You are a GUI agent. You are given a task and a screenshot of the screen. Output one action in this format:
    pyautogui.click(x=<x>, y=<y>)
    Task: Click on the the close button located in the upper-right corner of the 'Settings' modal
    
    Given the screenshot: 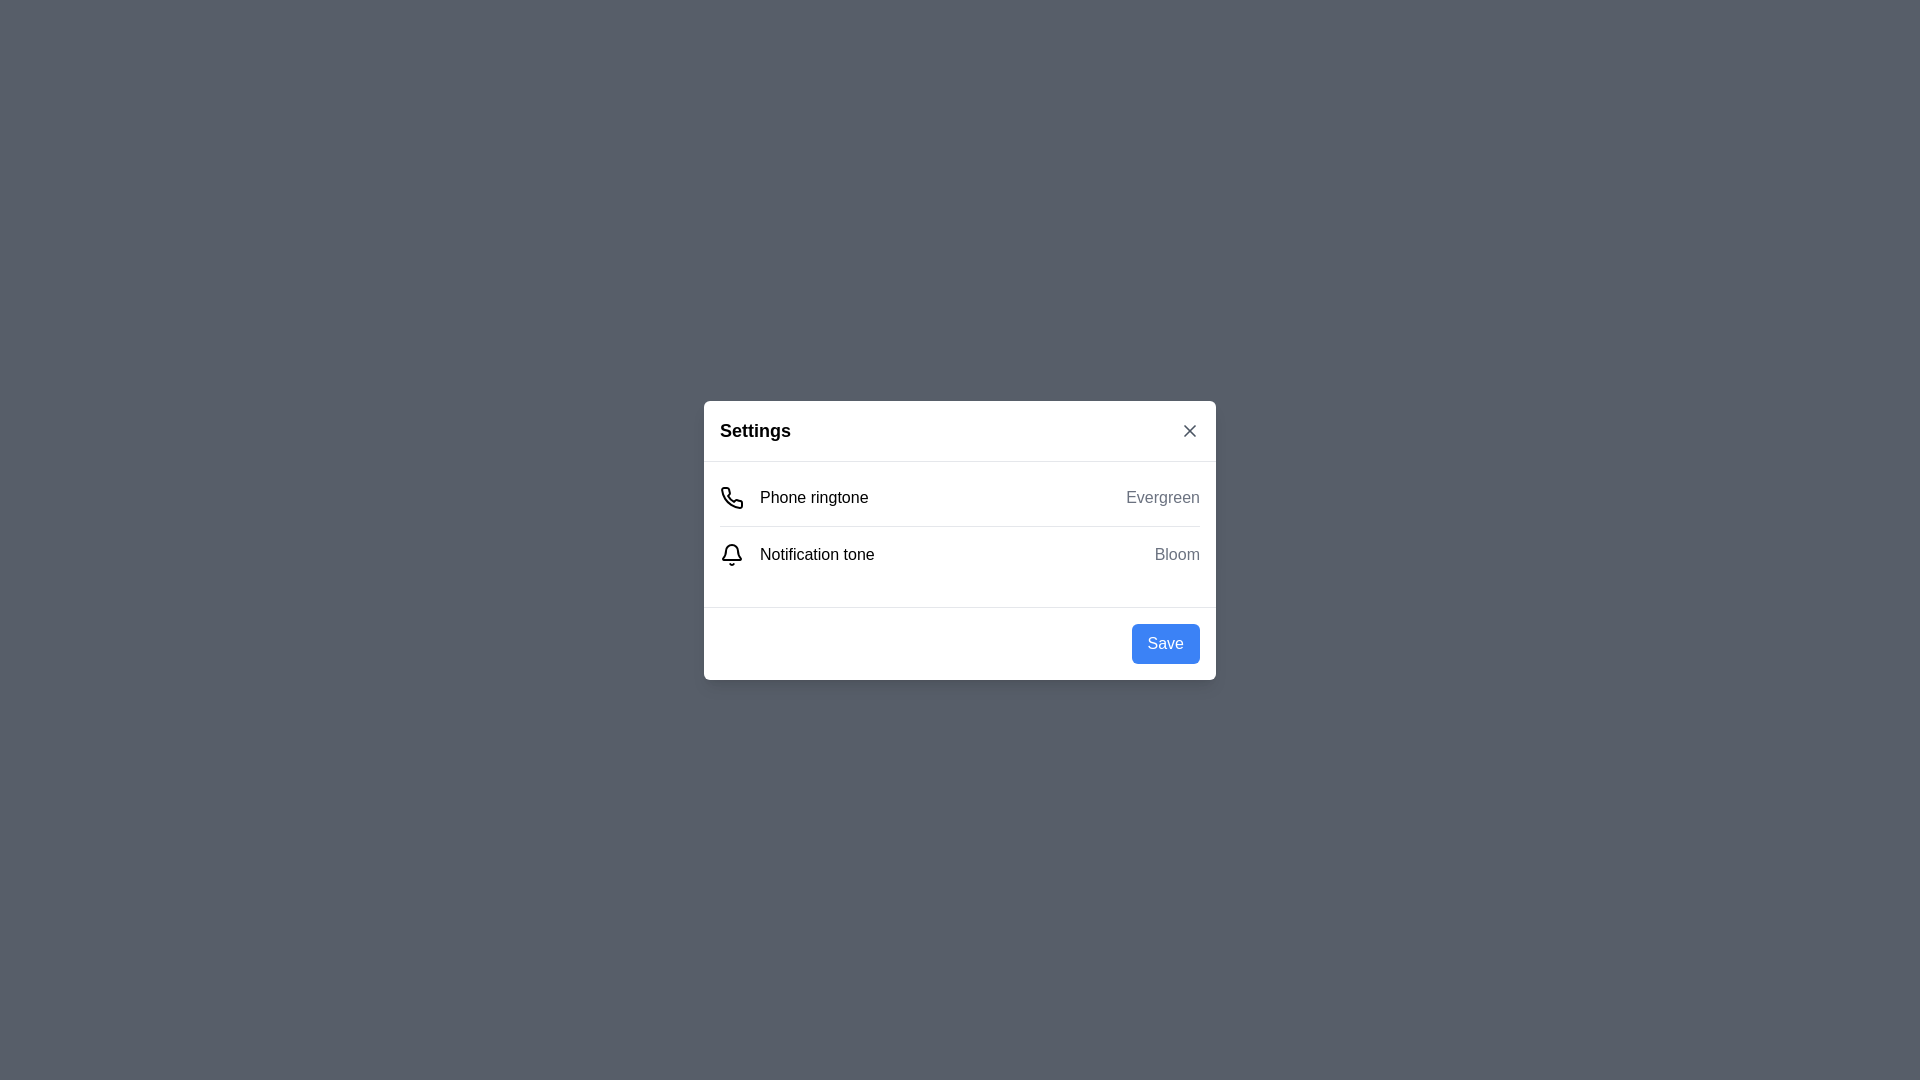 What is the action you would take?
    pyautogui.click(x=1190, y=429)
    